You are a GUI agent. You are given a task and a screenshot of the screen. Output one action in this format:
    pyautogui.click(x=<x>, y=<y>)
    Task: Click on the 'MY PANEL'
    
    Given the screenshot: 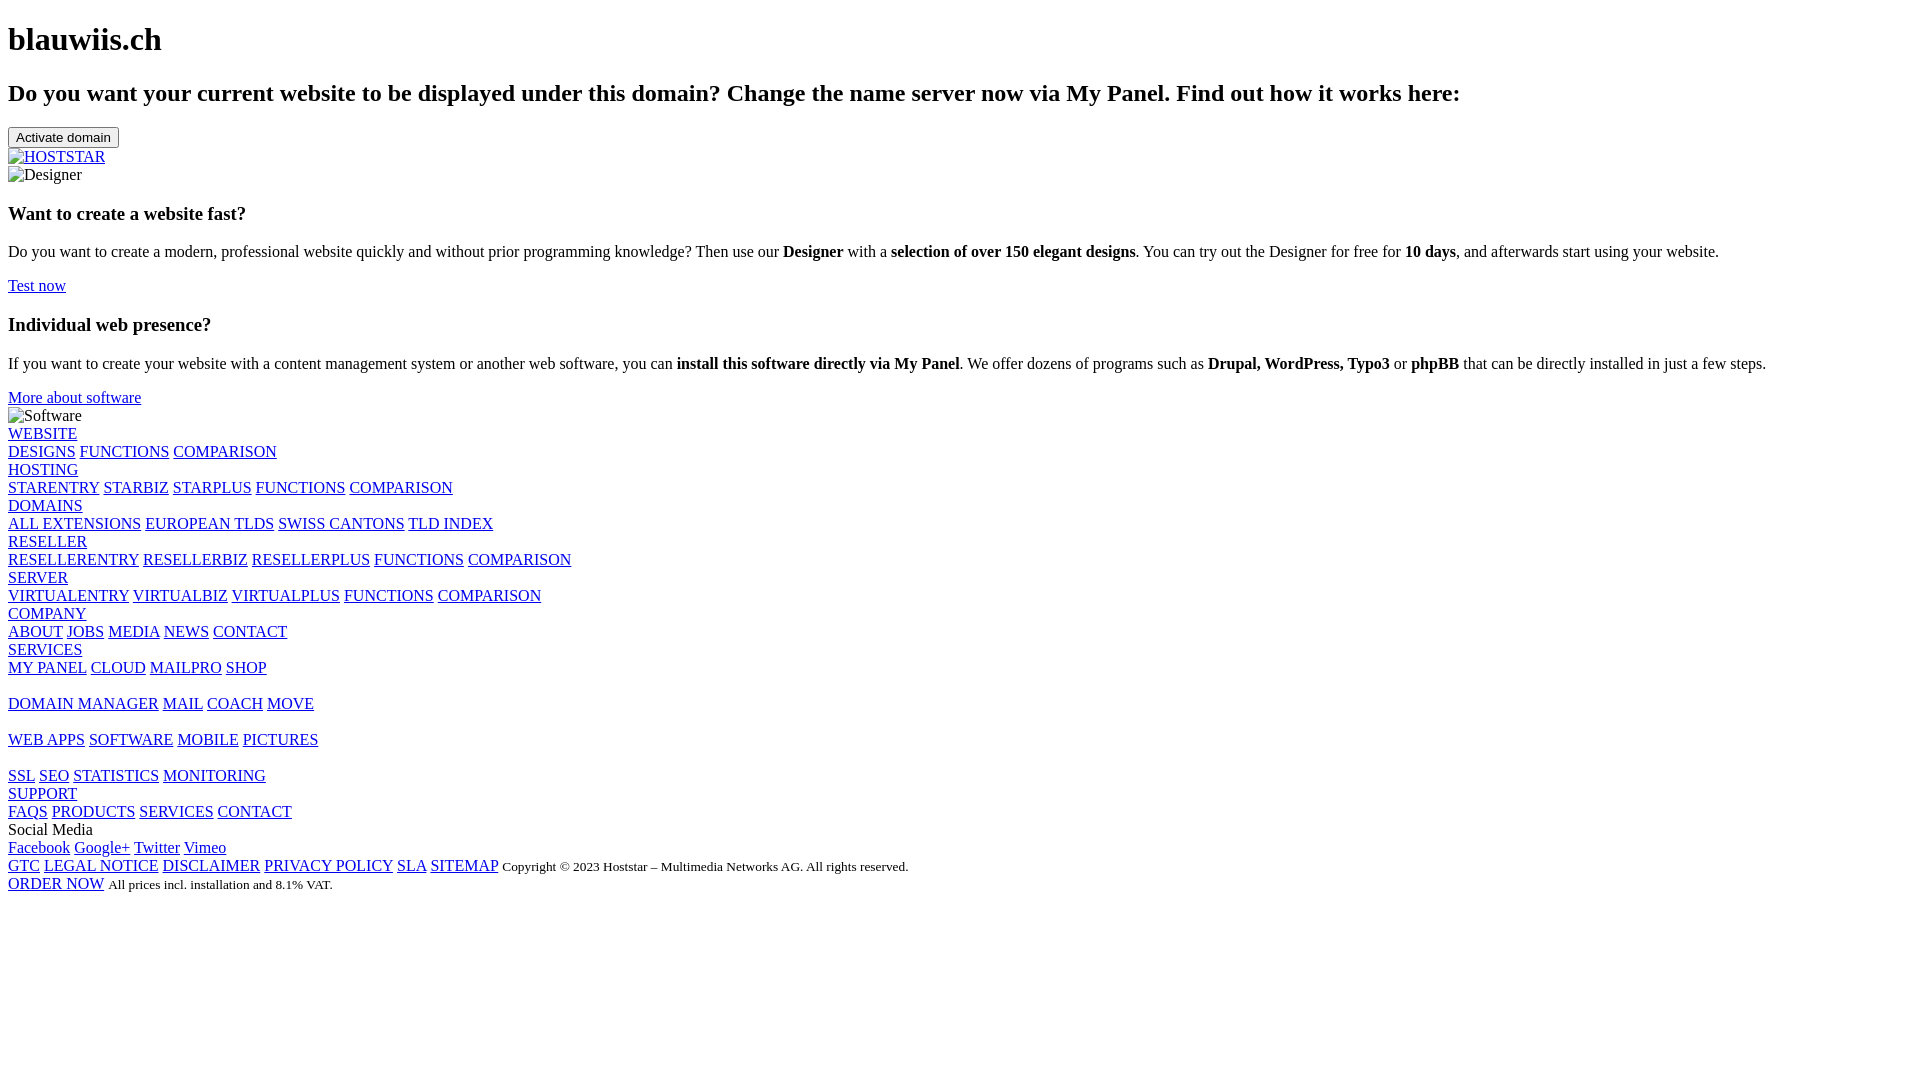 What is the action you would take?
    pyautogui.click(x=8, y=667)
    